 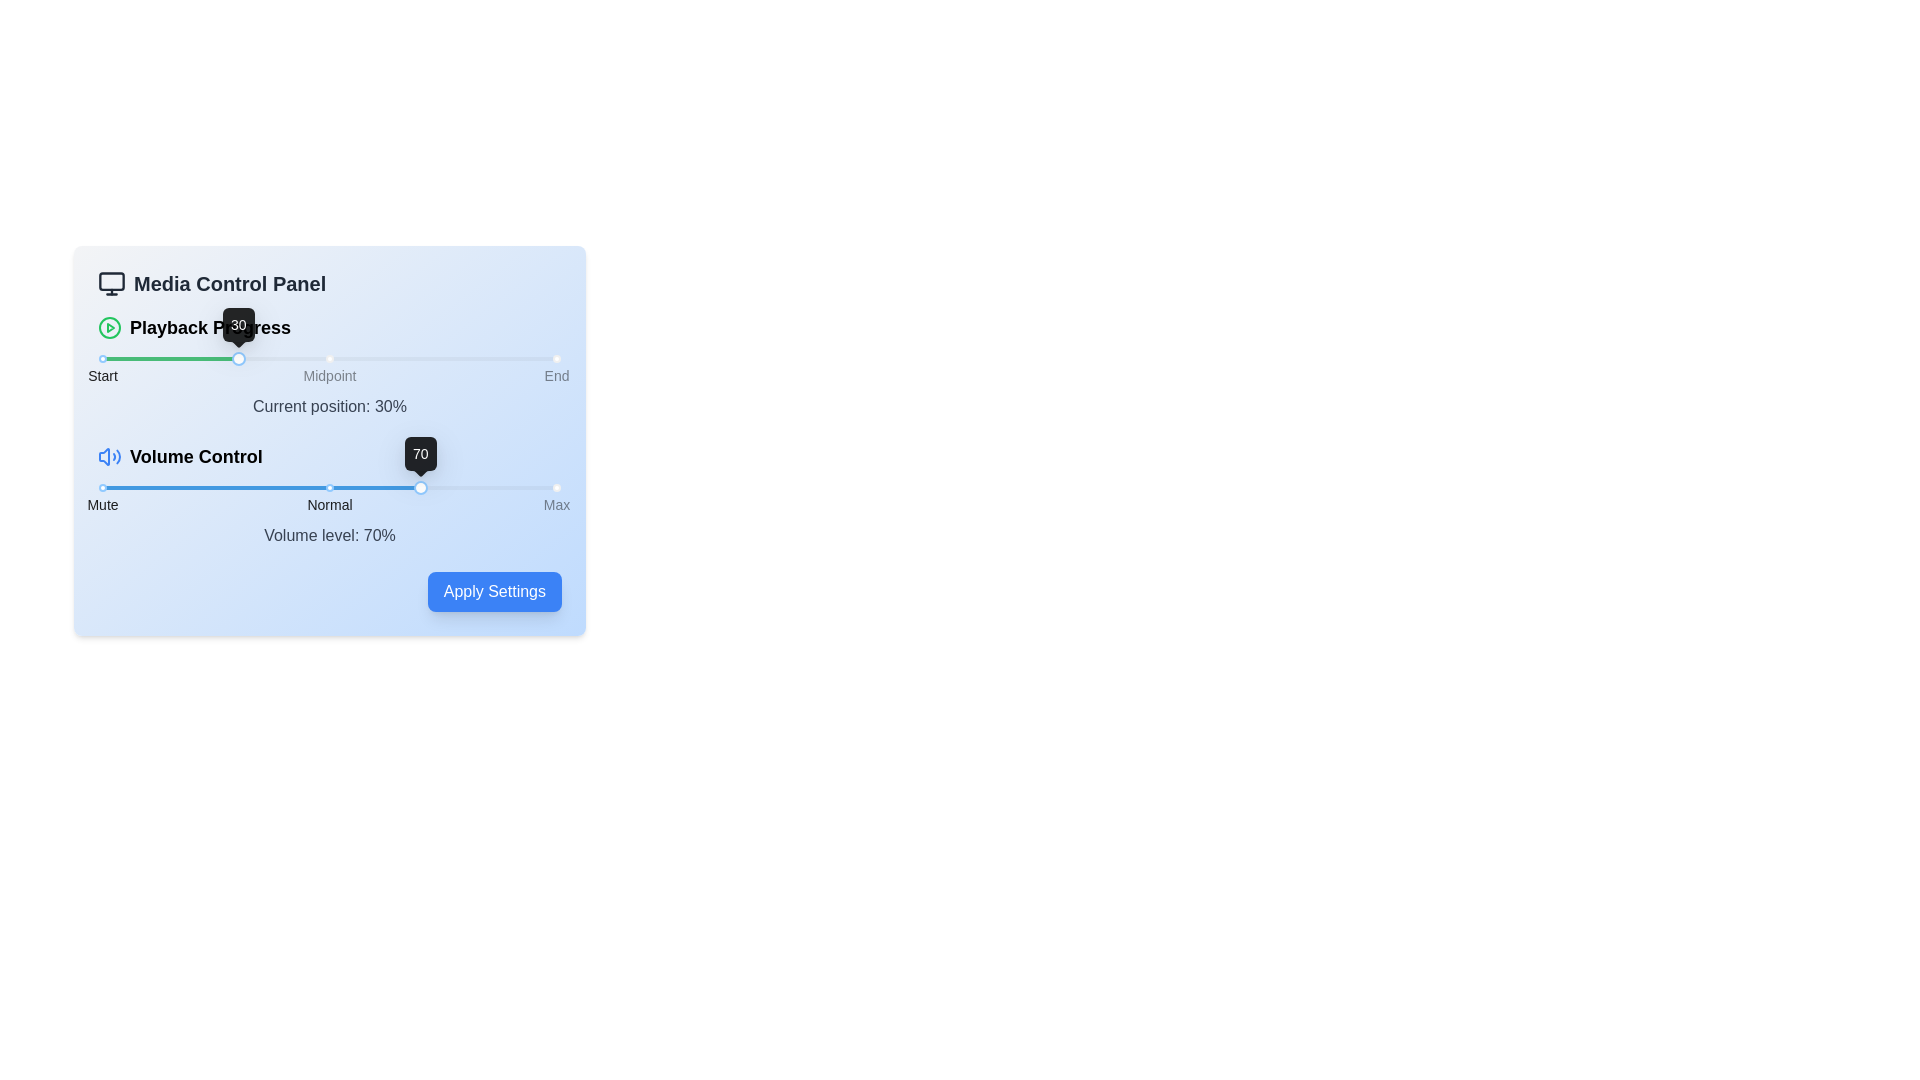 I want to click on playback progress, so click(x=315, y=357).